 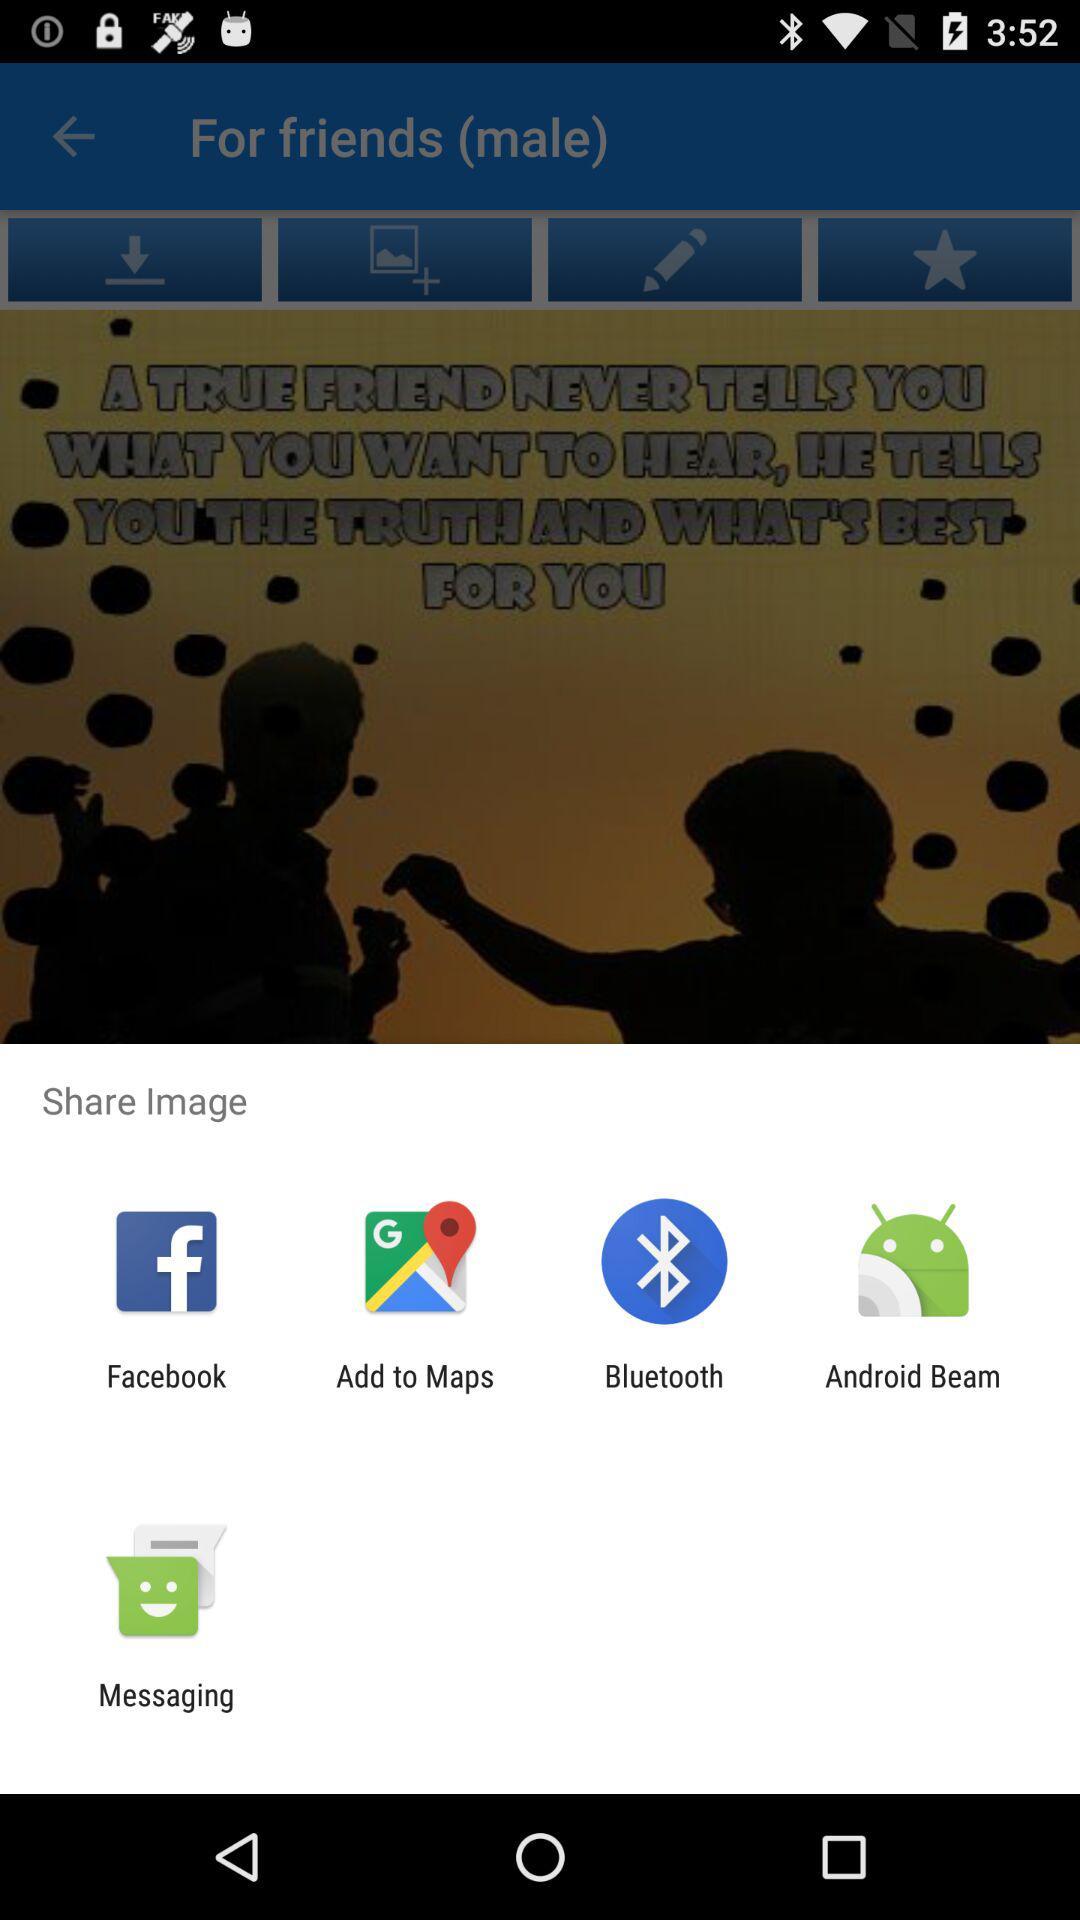 What do you see at coordinates (664, 1392) in the screenshot?
I see `the item to the right of the add to maps` at bounding box center [664, 1392].